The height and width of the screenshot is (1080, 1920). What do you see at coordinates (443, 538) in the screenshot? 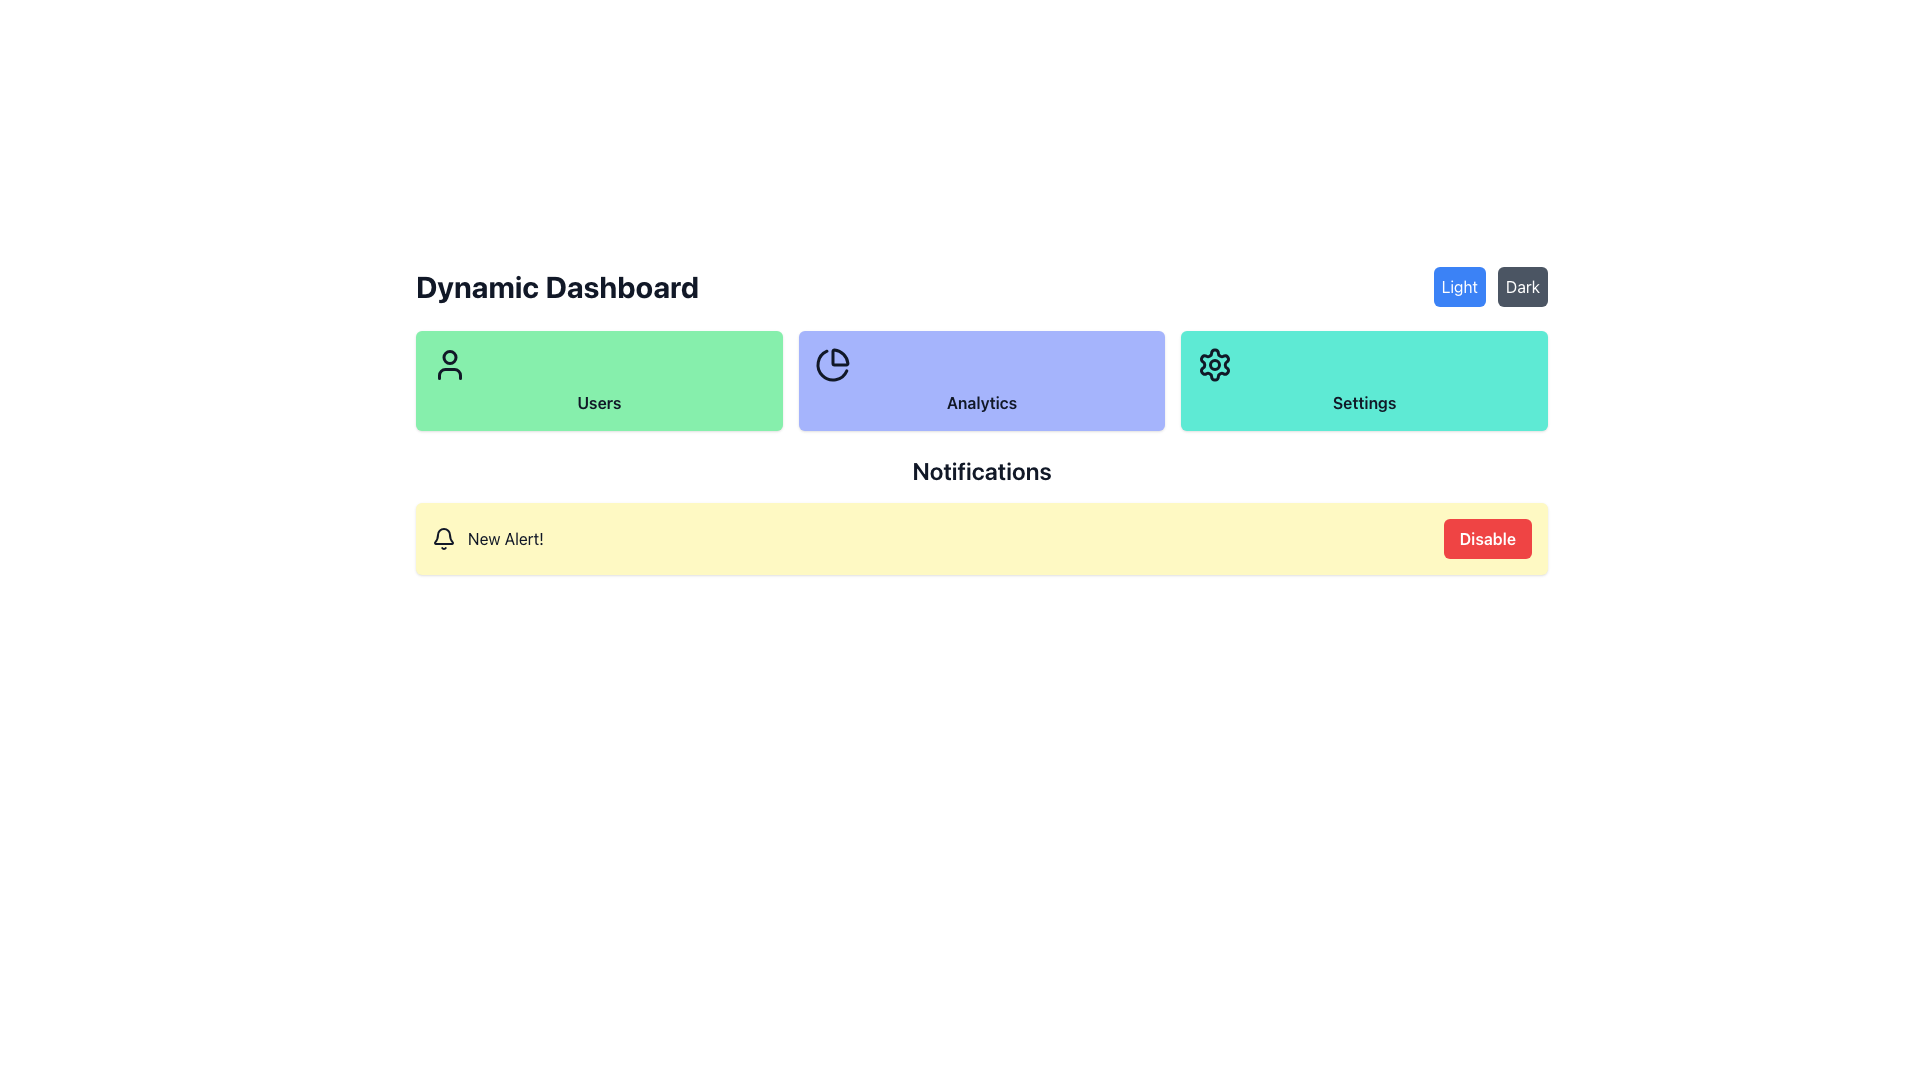
I see `the bell-shaped icon located in the yellow alert section adjacent to the 'New Alert!' text` at bounding box center [443, 538].